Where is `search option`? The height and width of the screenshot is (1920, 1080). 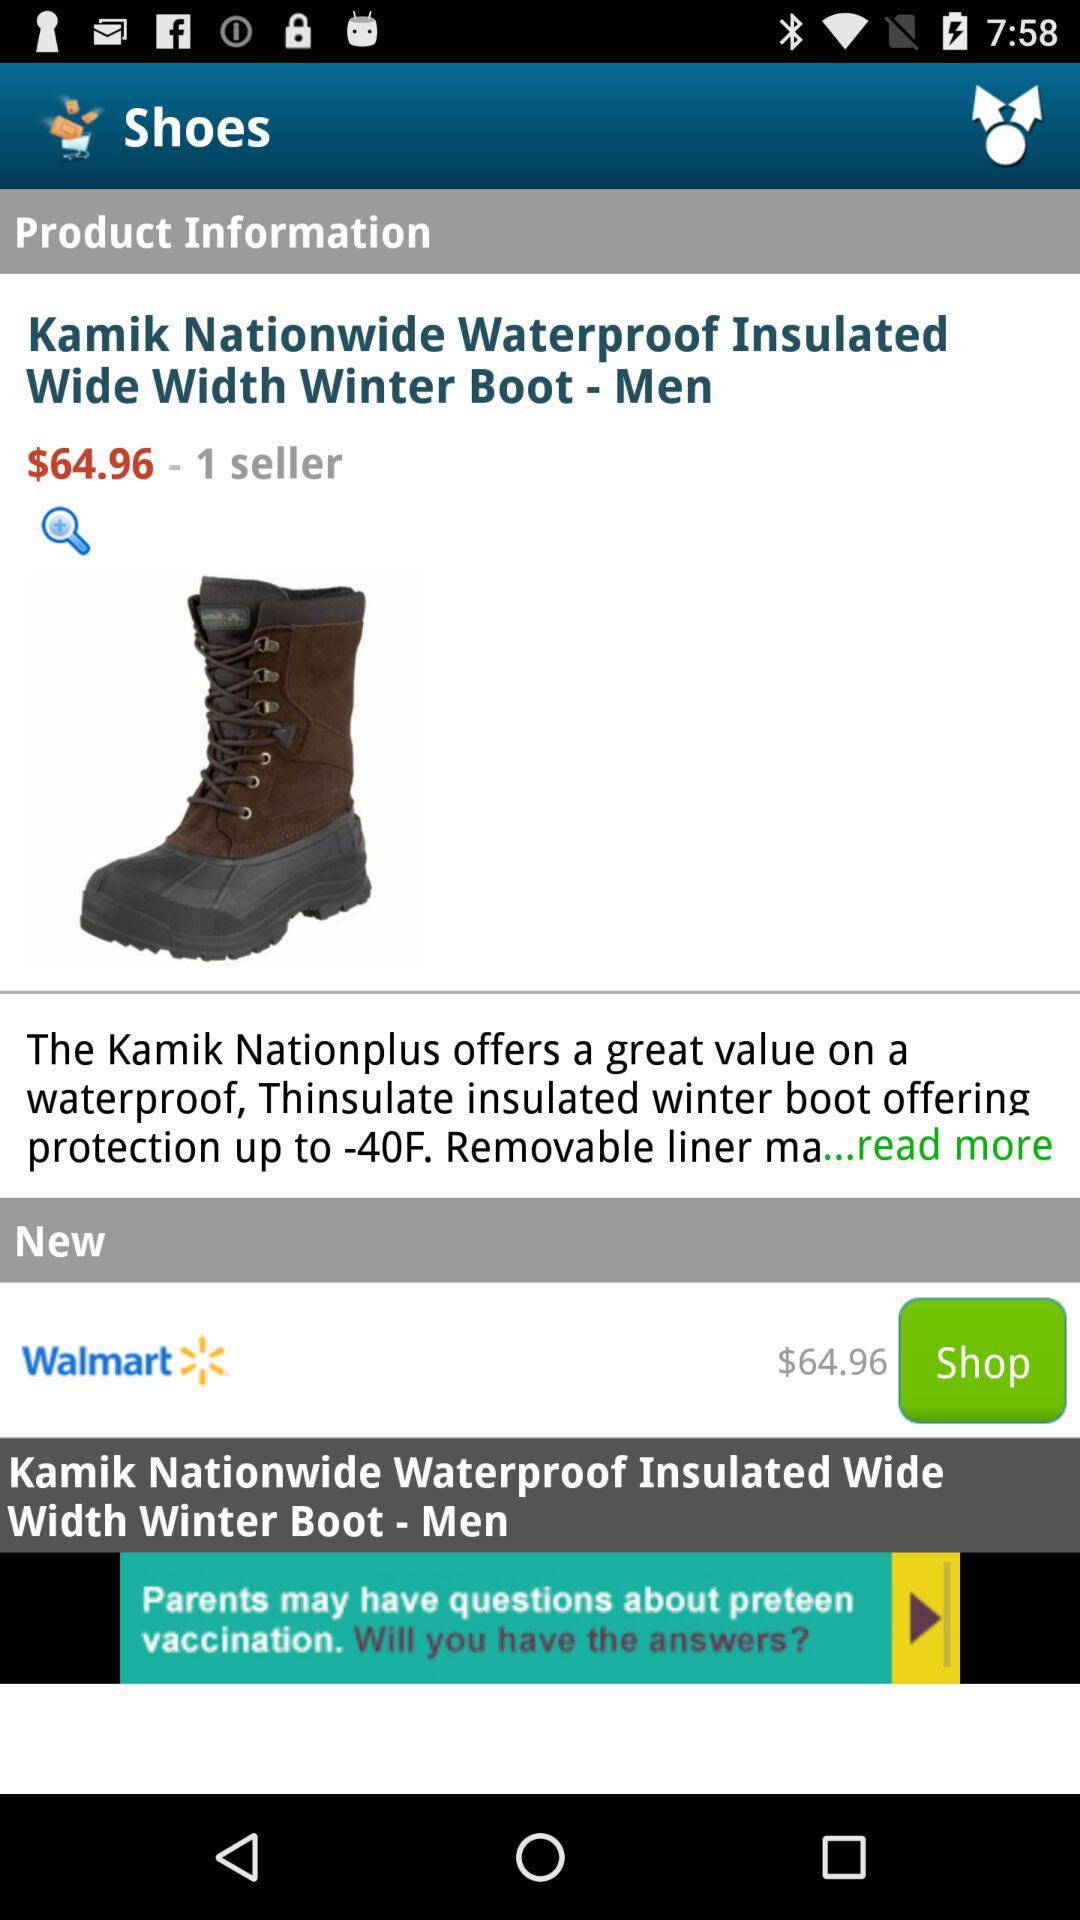
search option is located at coordinates (64, 531).